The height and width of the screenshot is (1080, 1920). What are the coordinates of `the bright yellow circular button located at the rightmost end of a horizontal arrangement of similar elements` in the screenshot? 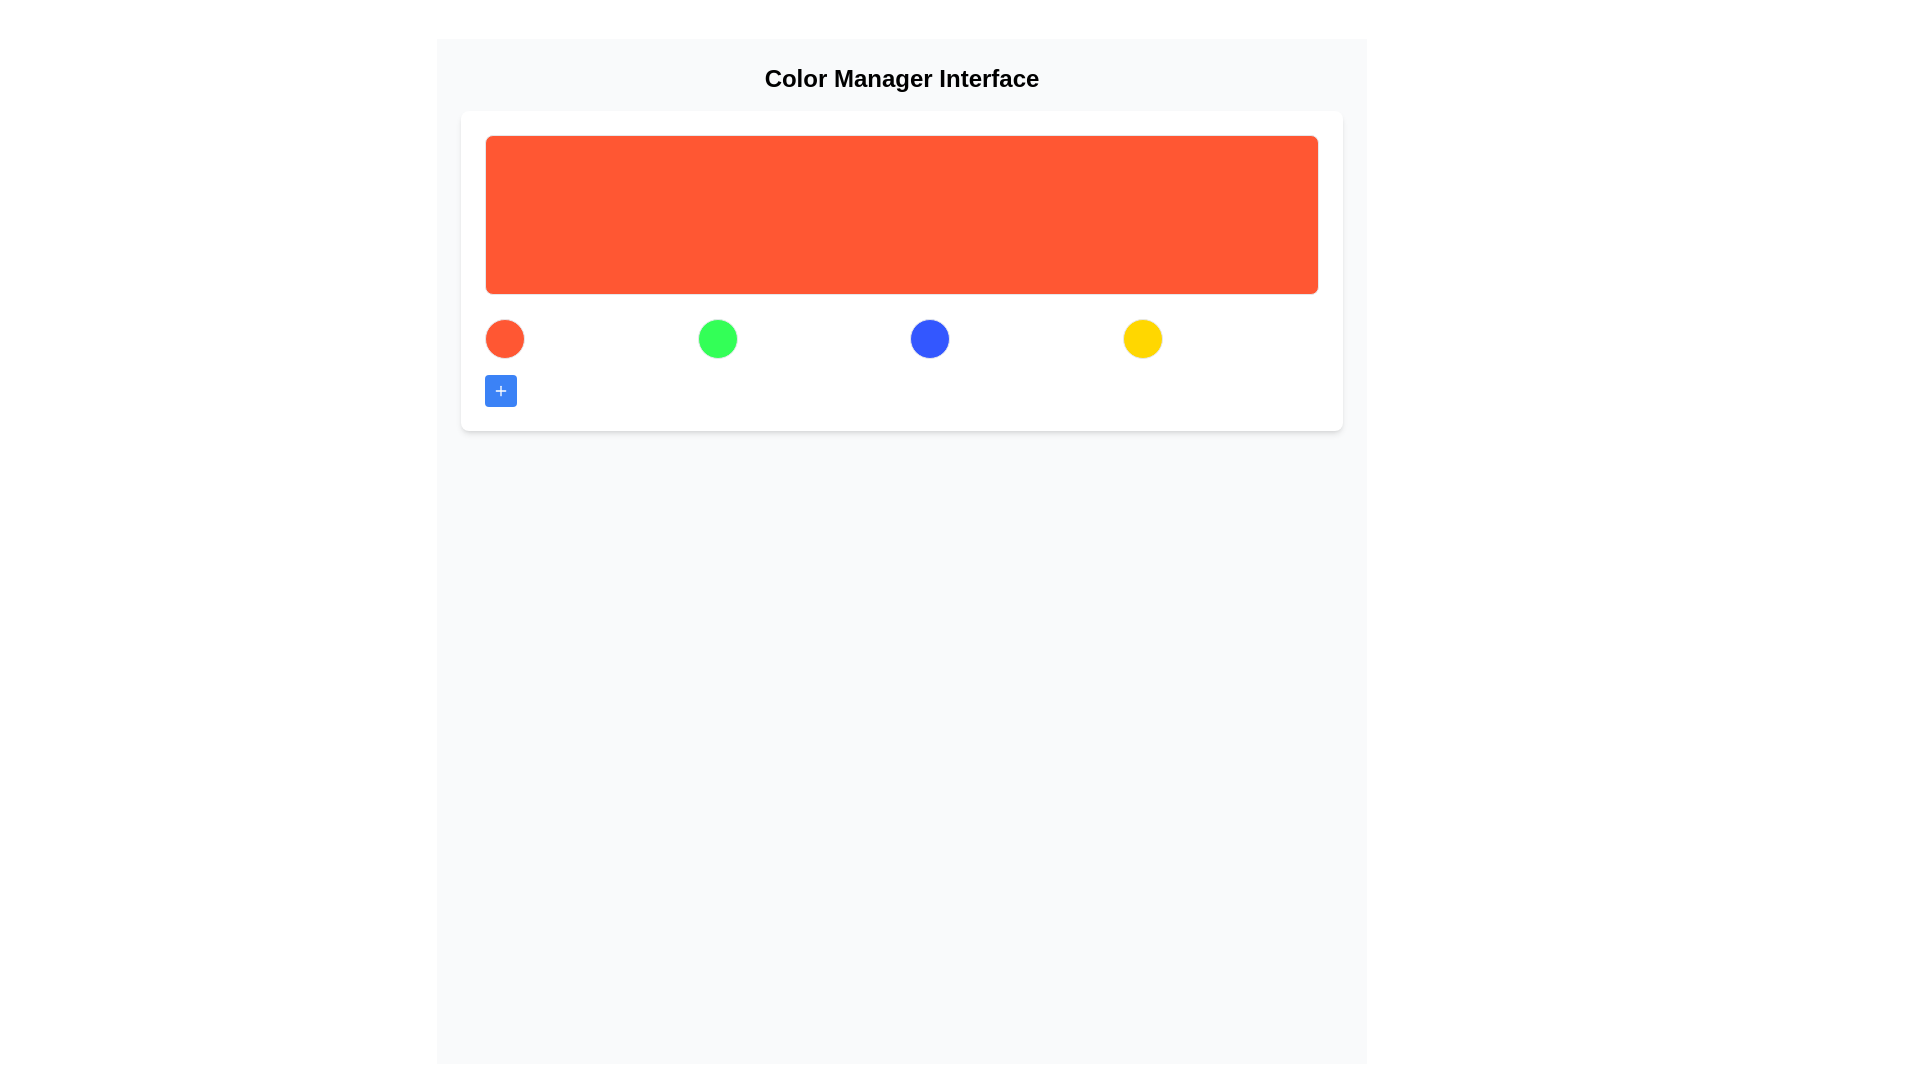 It's located at (1142, 338).